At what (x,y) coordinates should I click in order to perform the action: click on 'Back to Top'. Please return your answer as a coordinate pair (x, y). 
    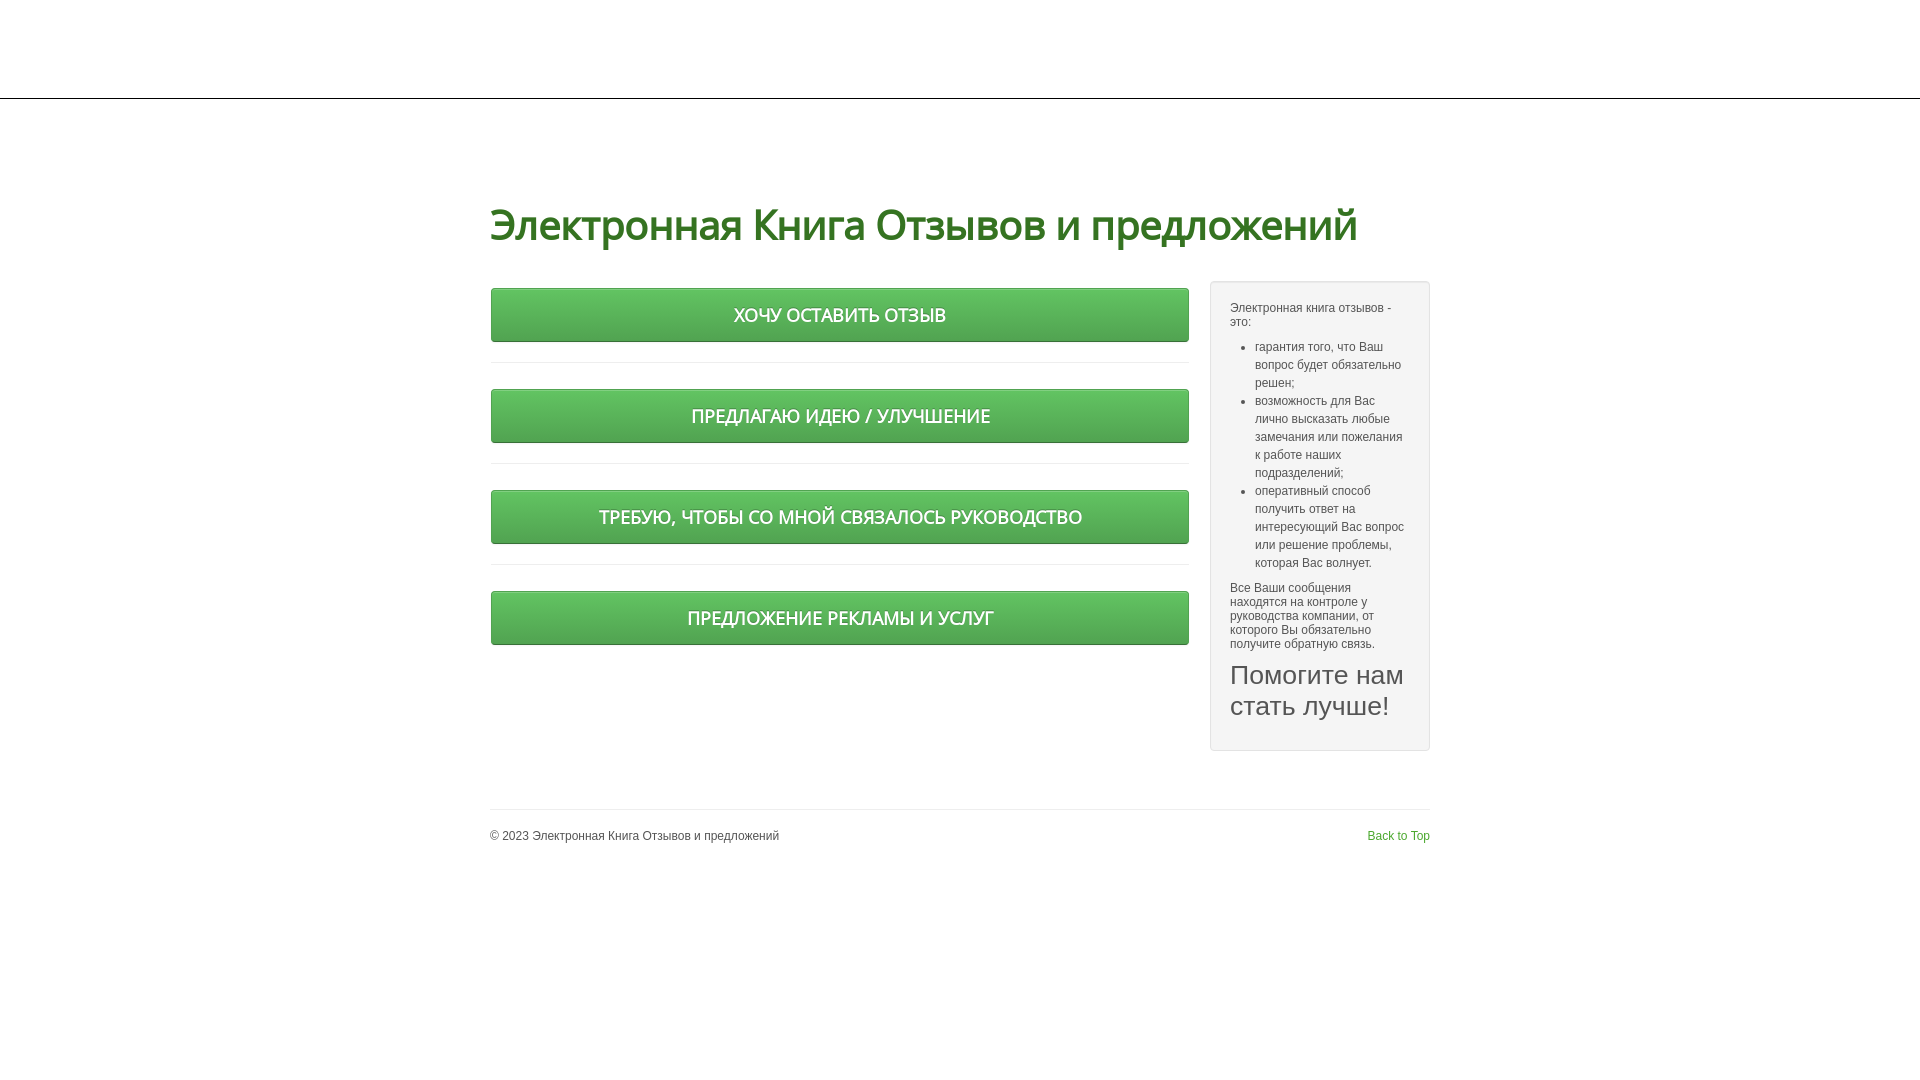
    Looking at the image, I should click on (1397, 836).